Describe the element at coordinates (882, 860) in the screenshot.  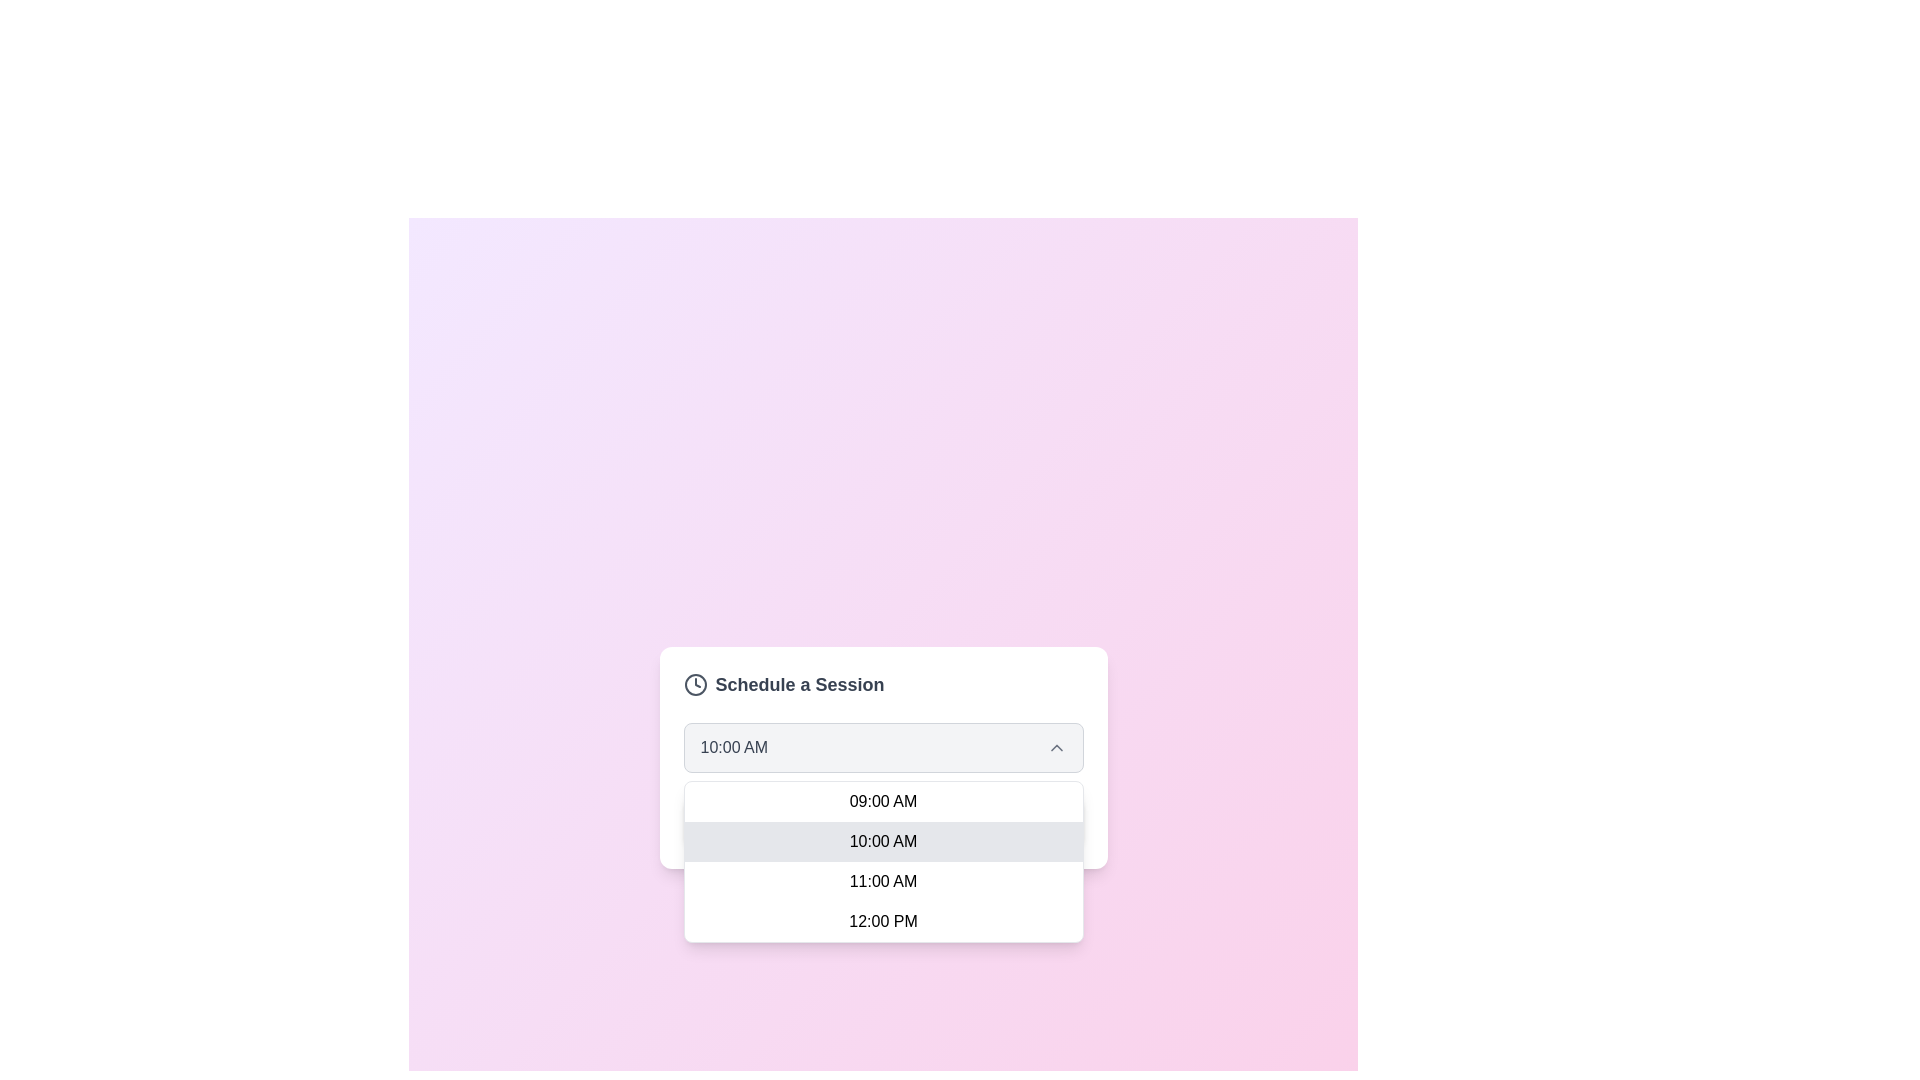
I see `the second option in the dropdown menu` at that location.